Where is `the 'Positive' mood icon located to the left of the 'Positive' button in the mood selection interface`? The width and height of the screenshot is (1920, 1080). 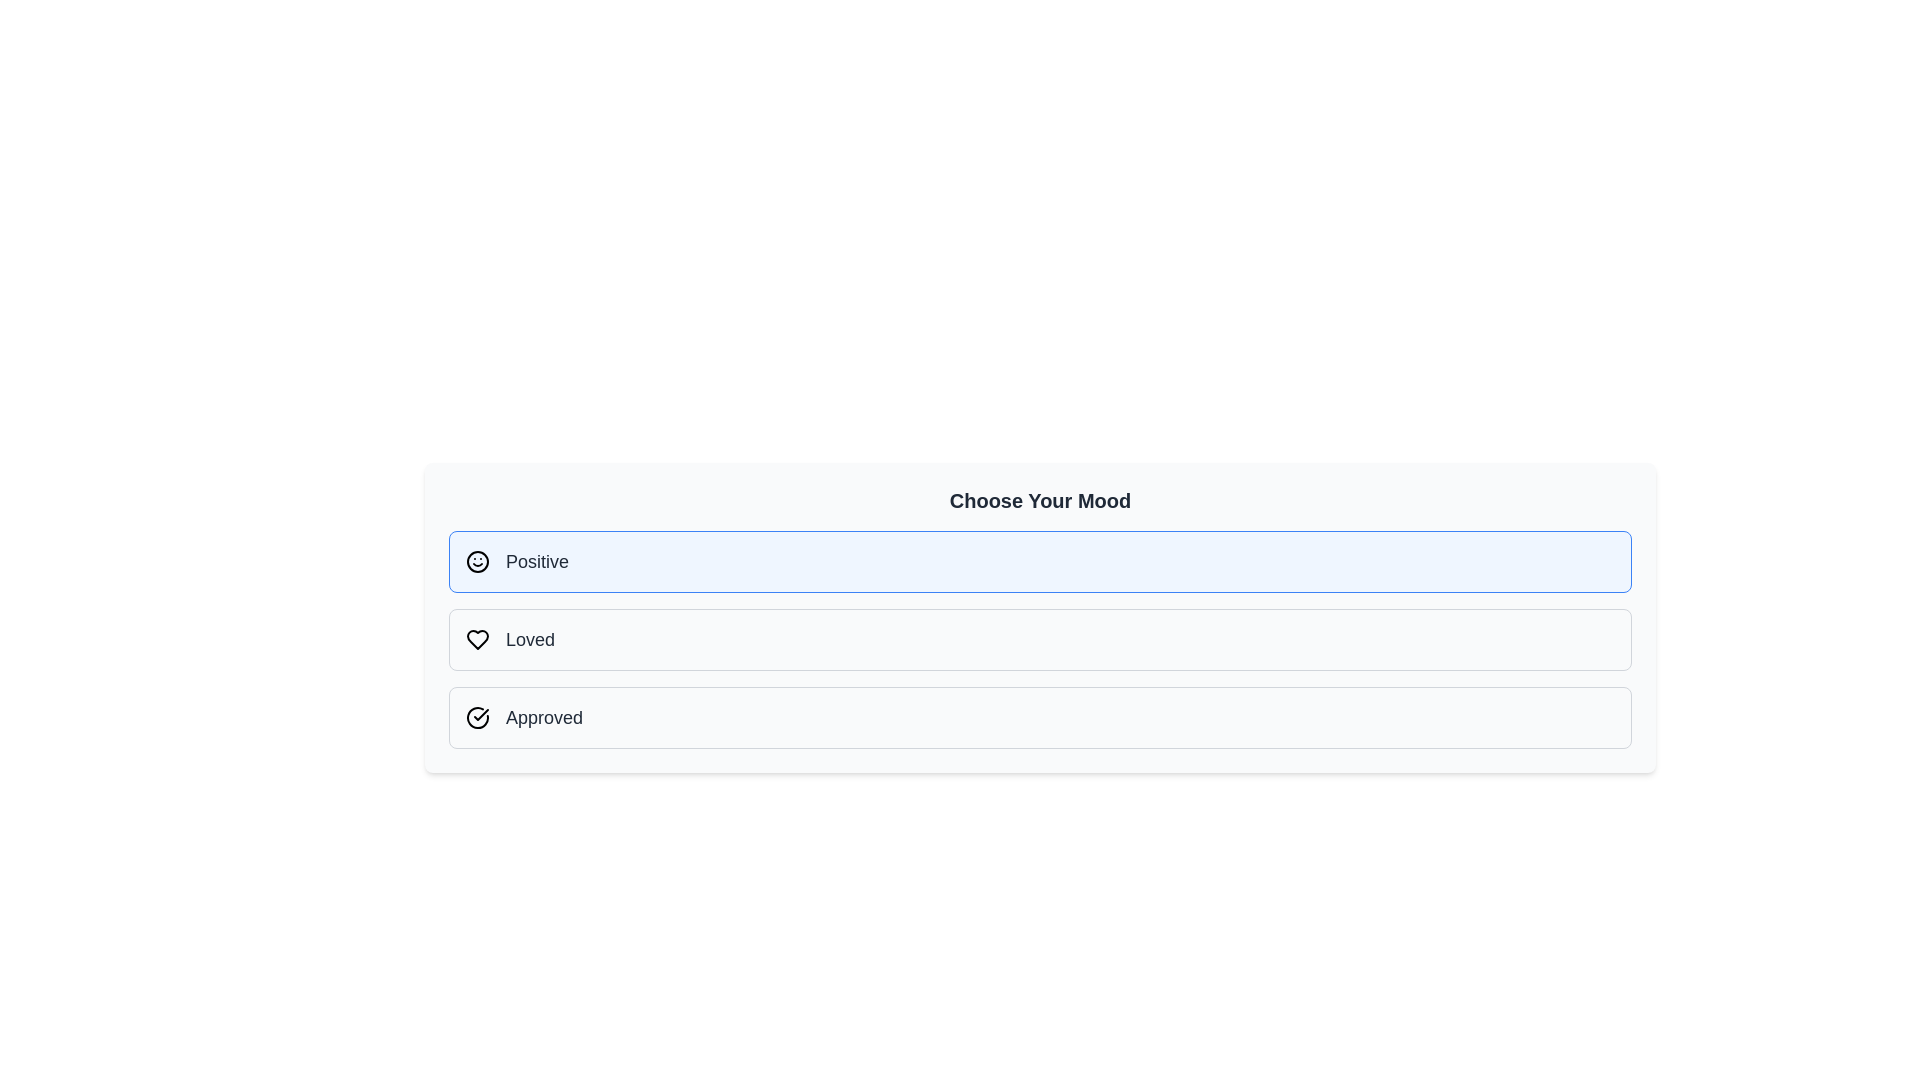 the 'Positive' mood icon located to the left of the 'Positive' button in the mood selection interface is located at coordinates (477, 562).